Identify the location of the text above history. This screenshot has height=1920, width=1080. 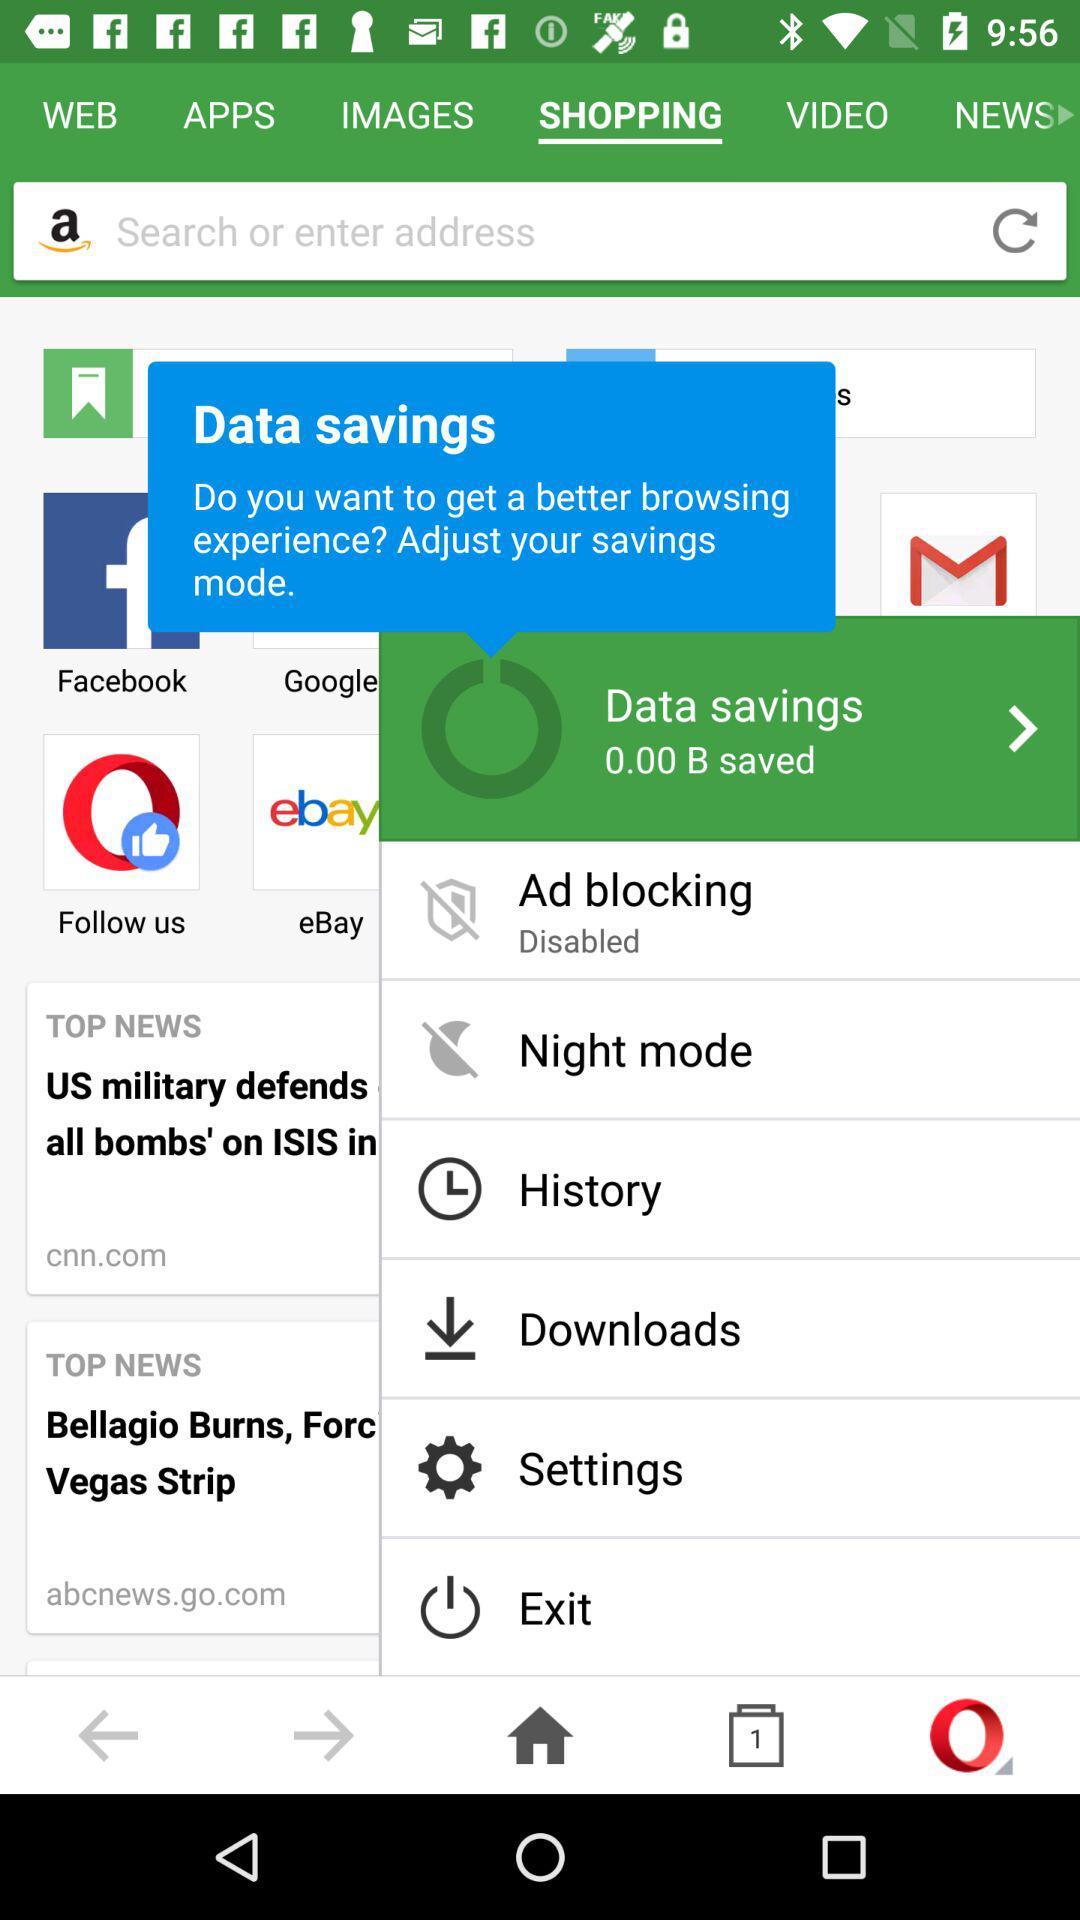
(731, 1048).